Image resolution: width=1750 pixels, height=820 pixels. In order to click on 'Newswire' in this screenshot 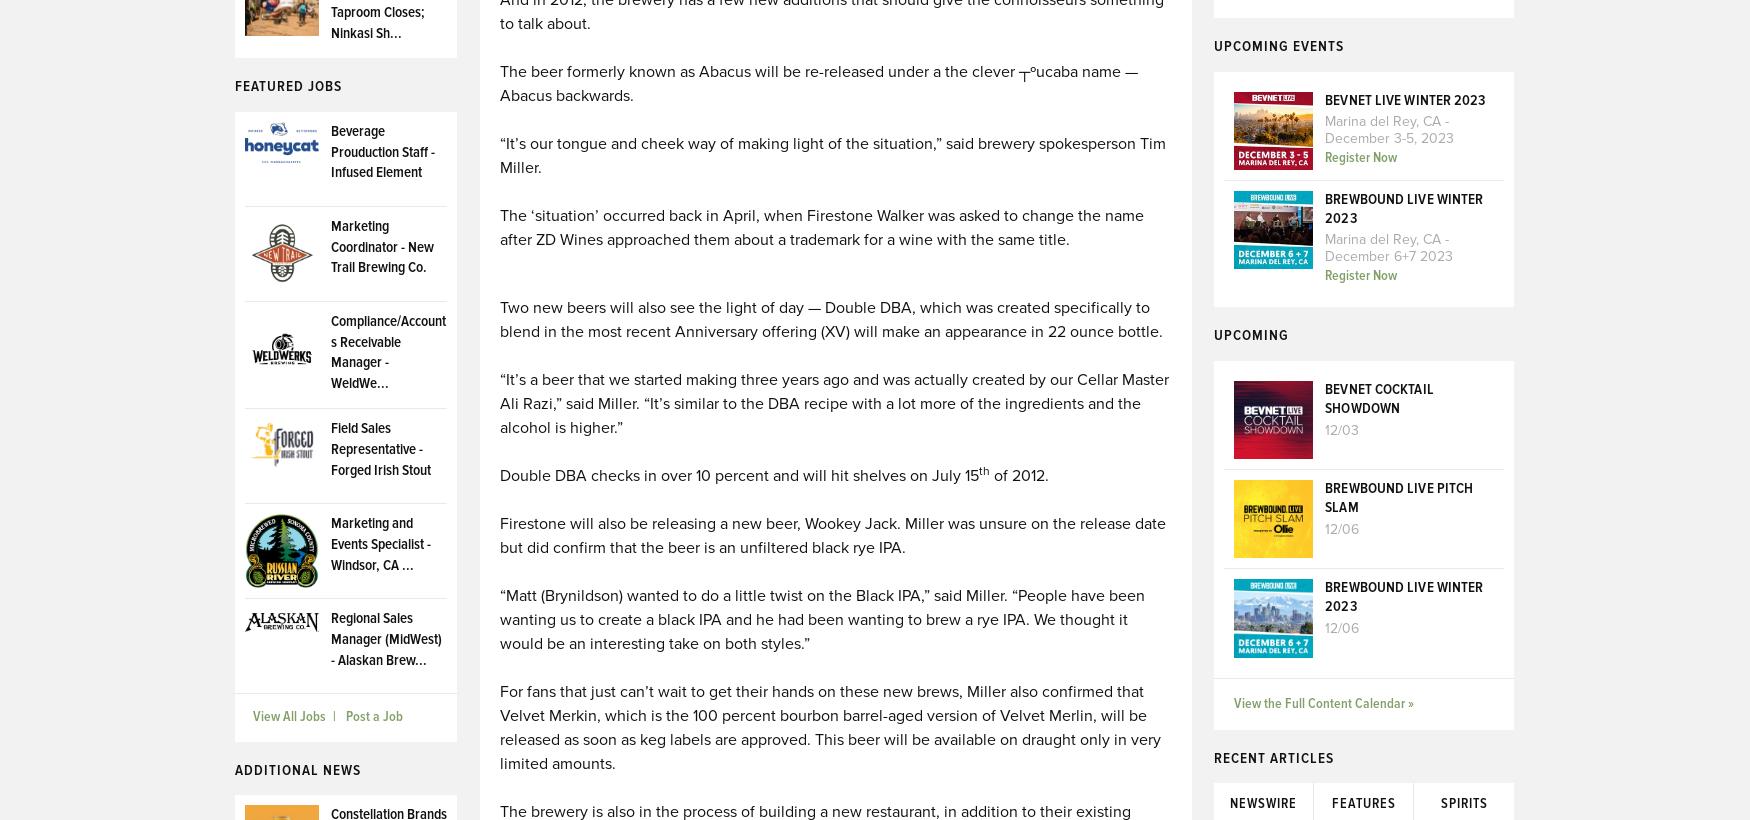, I will do `click(1262, 803)`.